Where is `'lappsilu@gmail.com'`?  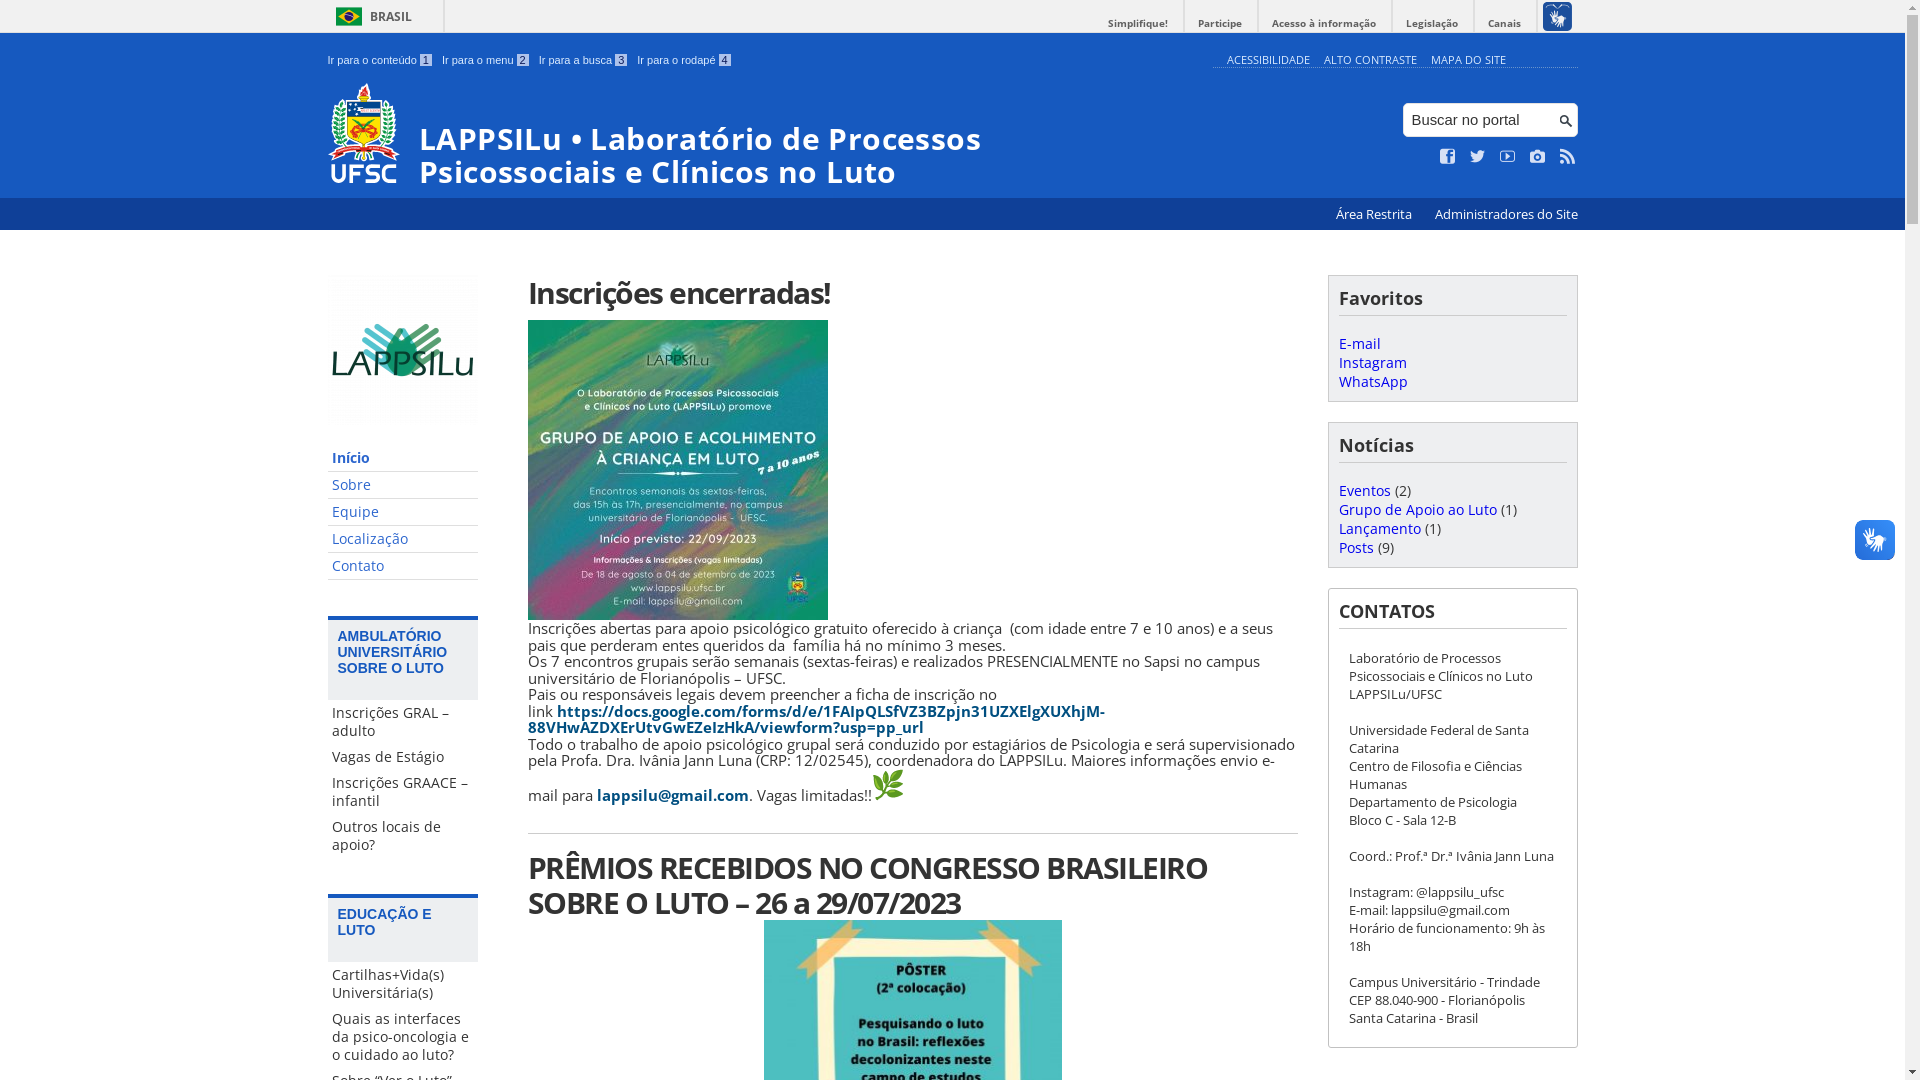 'lappsilu@gmail.com' is located at coordinates (672, 793).